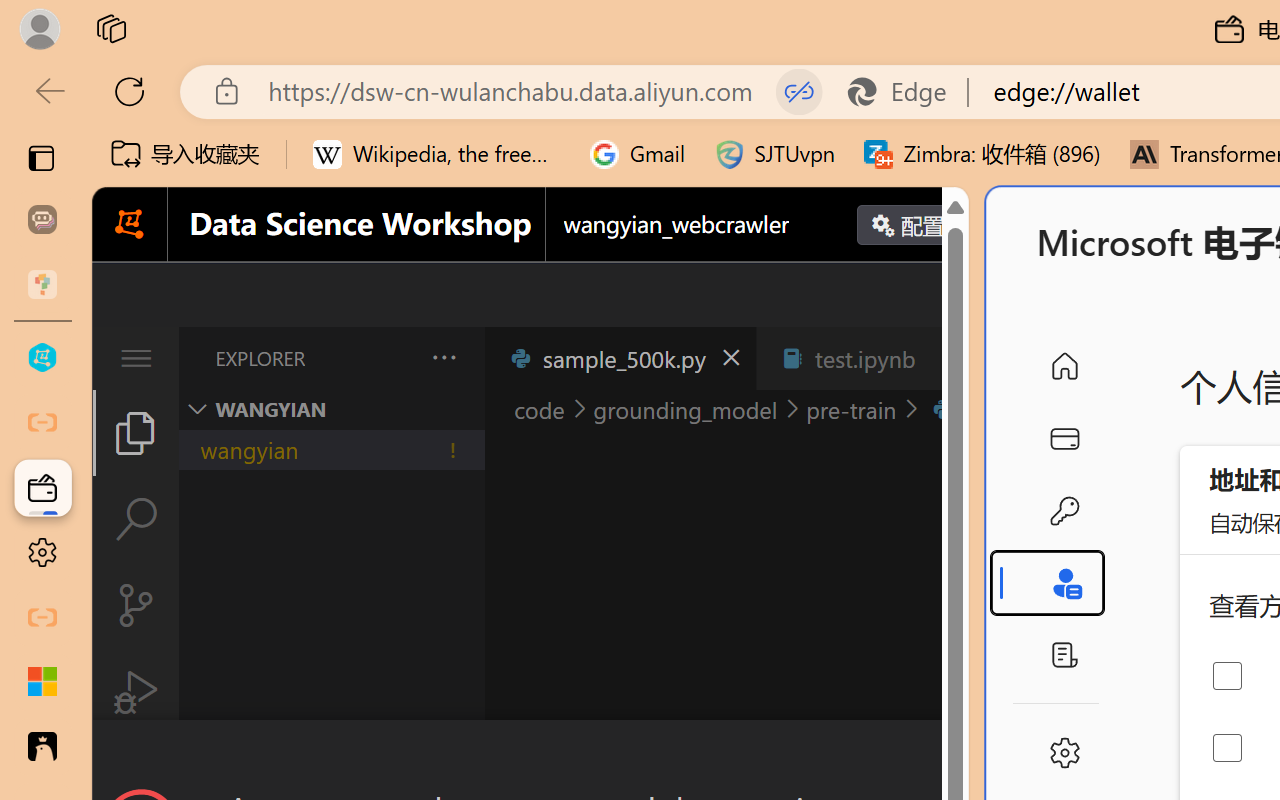 The image size is (1280, 800). I want to click on 'Explorer Section: wangyian', so click(331, 409).